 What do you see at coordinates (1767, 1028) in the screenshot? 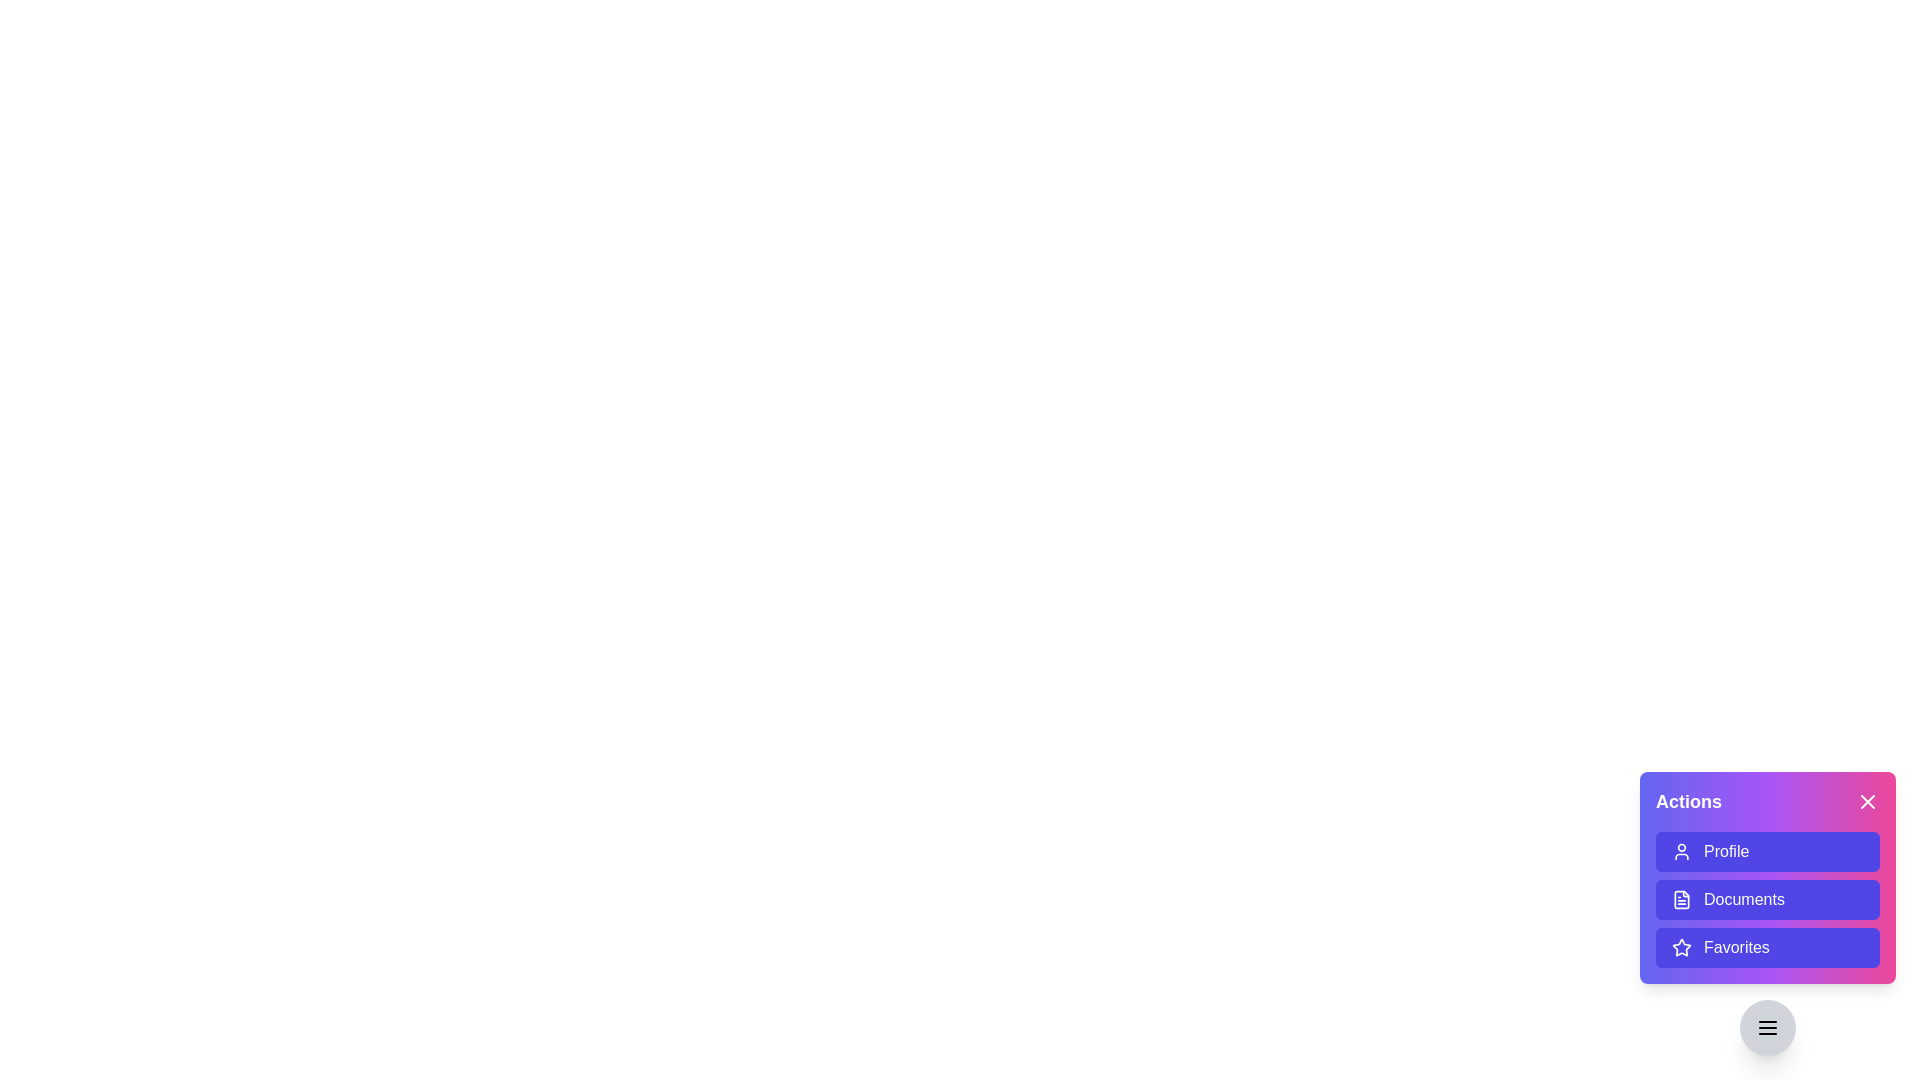
I see `the circular button located at the bottom-right corner of the 'Actions' panel` at bounding box center [1767, 1028].